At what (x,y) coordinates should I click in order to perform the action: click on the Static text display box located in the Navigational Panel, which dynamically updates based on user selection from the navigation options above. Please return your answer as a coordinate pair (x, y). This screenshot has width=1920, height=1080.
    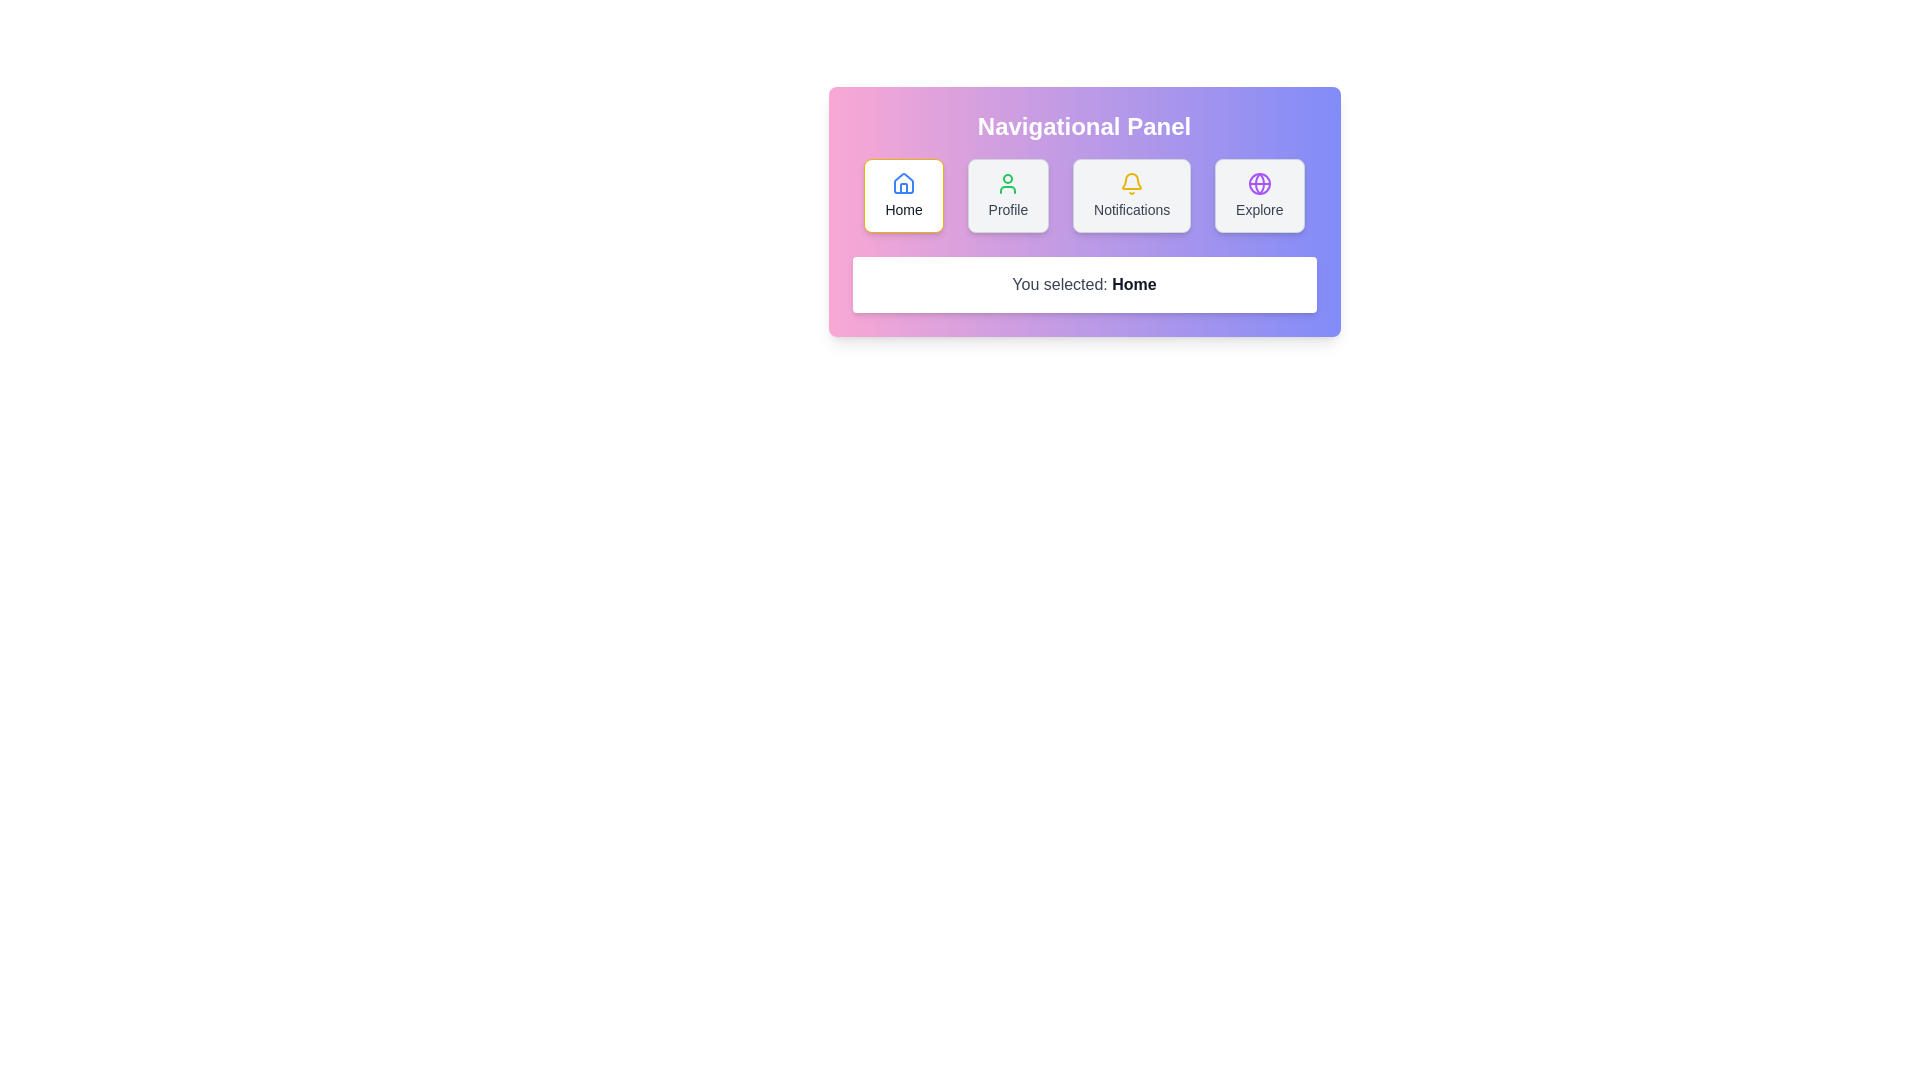
    Looking at the image, I should click on (1083, 285).